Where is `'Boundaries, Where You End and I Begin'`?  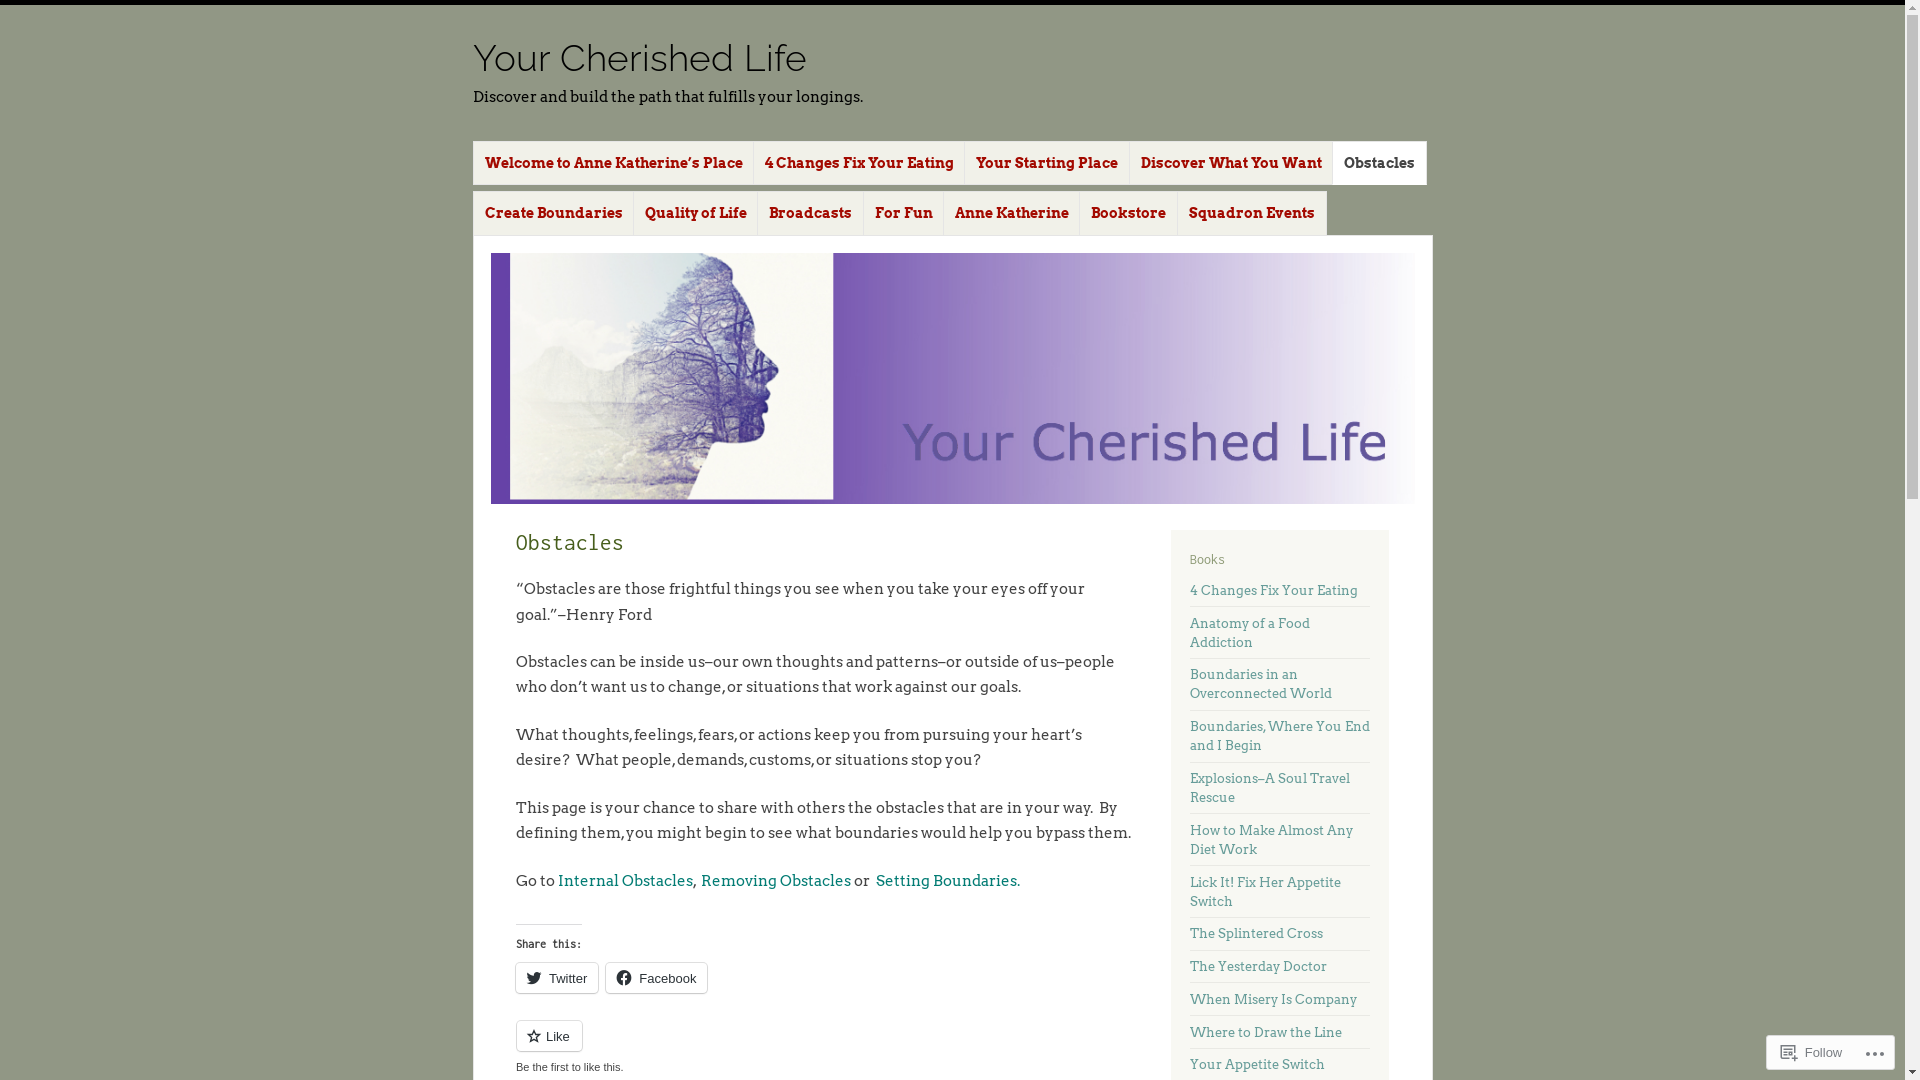
'Boundaries, Where You End and I Begin' is located at coordinates (1280, 736).